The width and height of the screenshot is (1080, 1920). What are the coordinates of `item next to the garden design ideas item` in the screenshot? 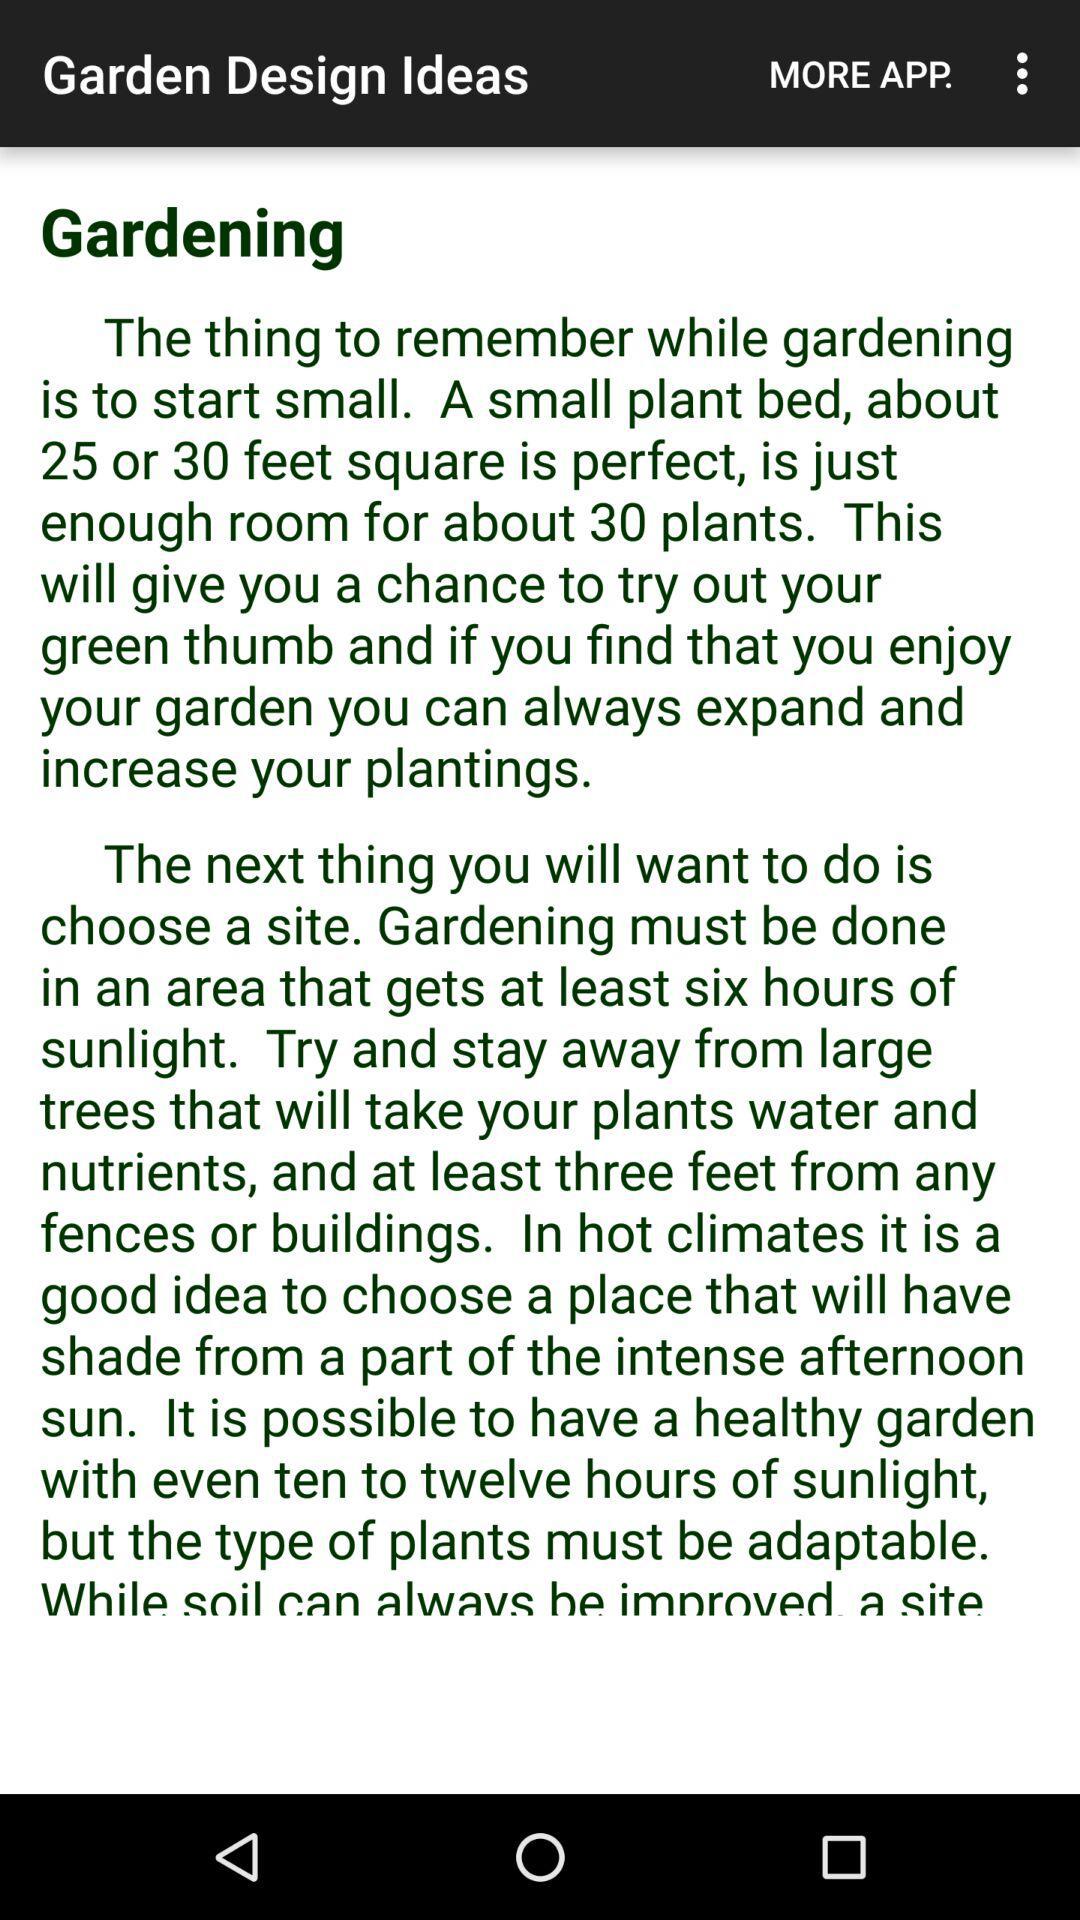 It's located at (860, 73).